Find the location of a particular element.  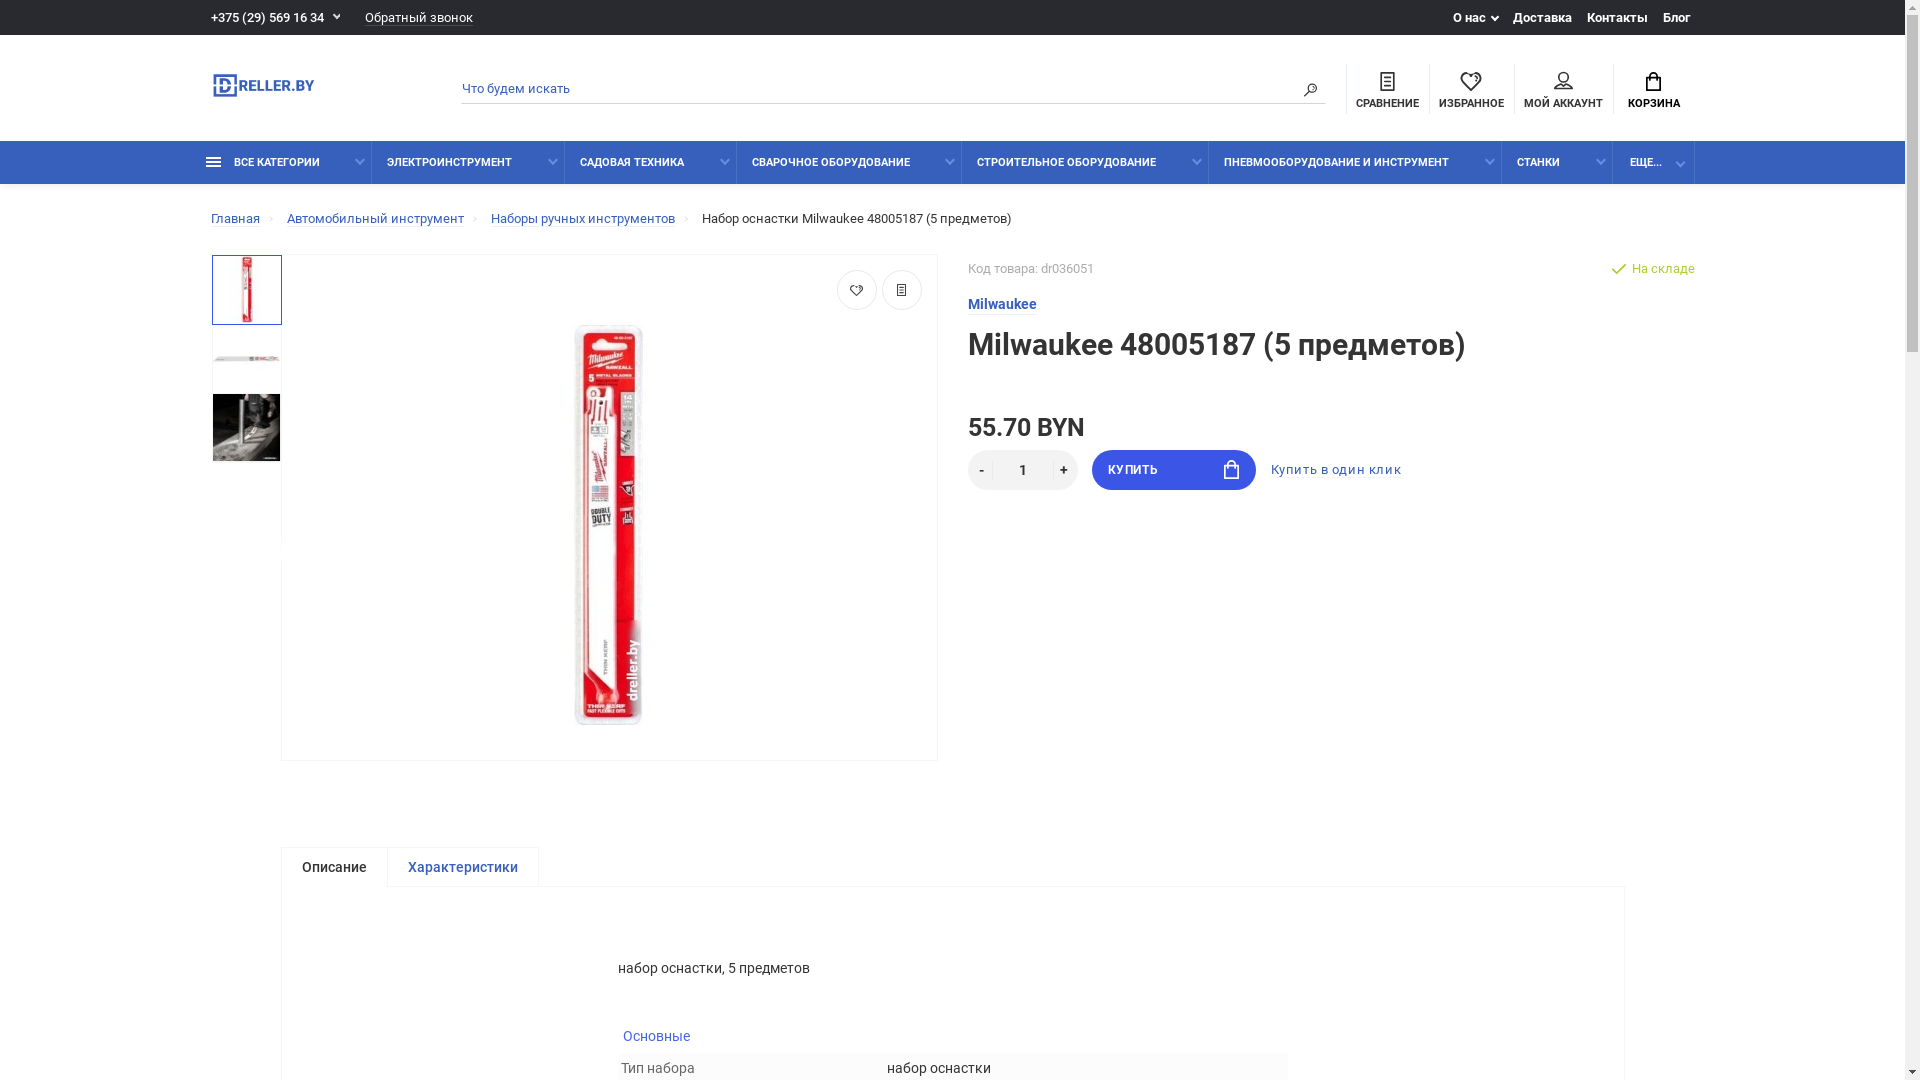

'Milwaukee' is located at coordinates (1002, 304).